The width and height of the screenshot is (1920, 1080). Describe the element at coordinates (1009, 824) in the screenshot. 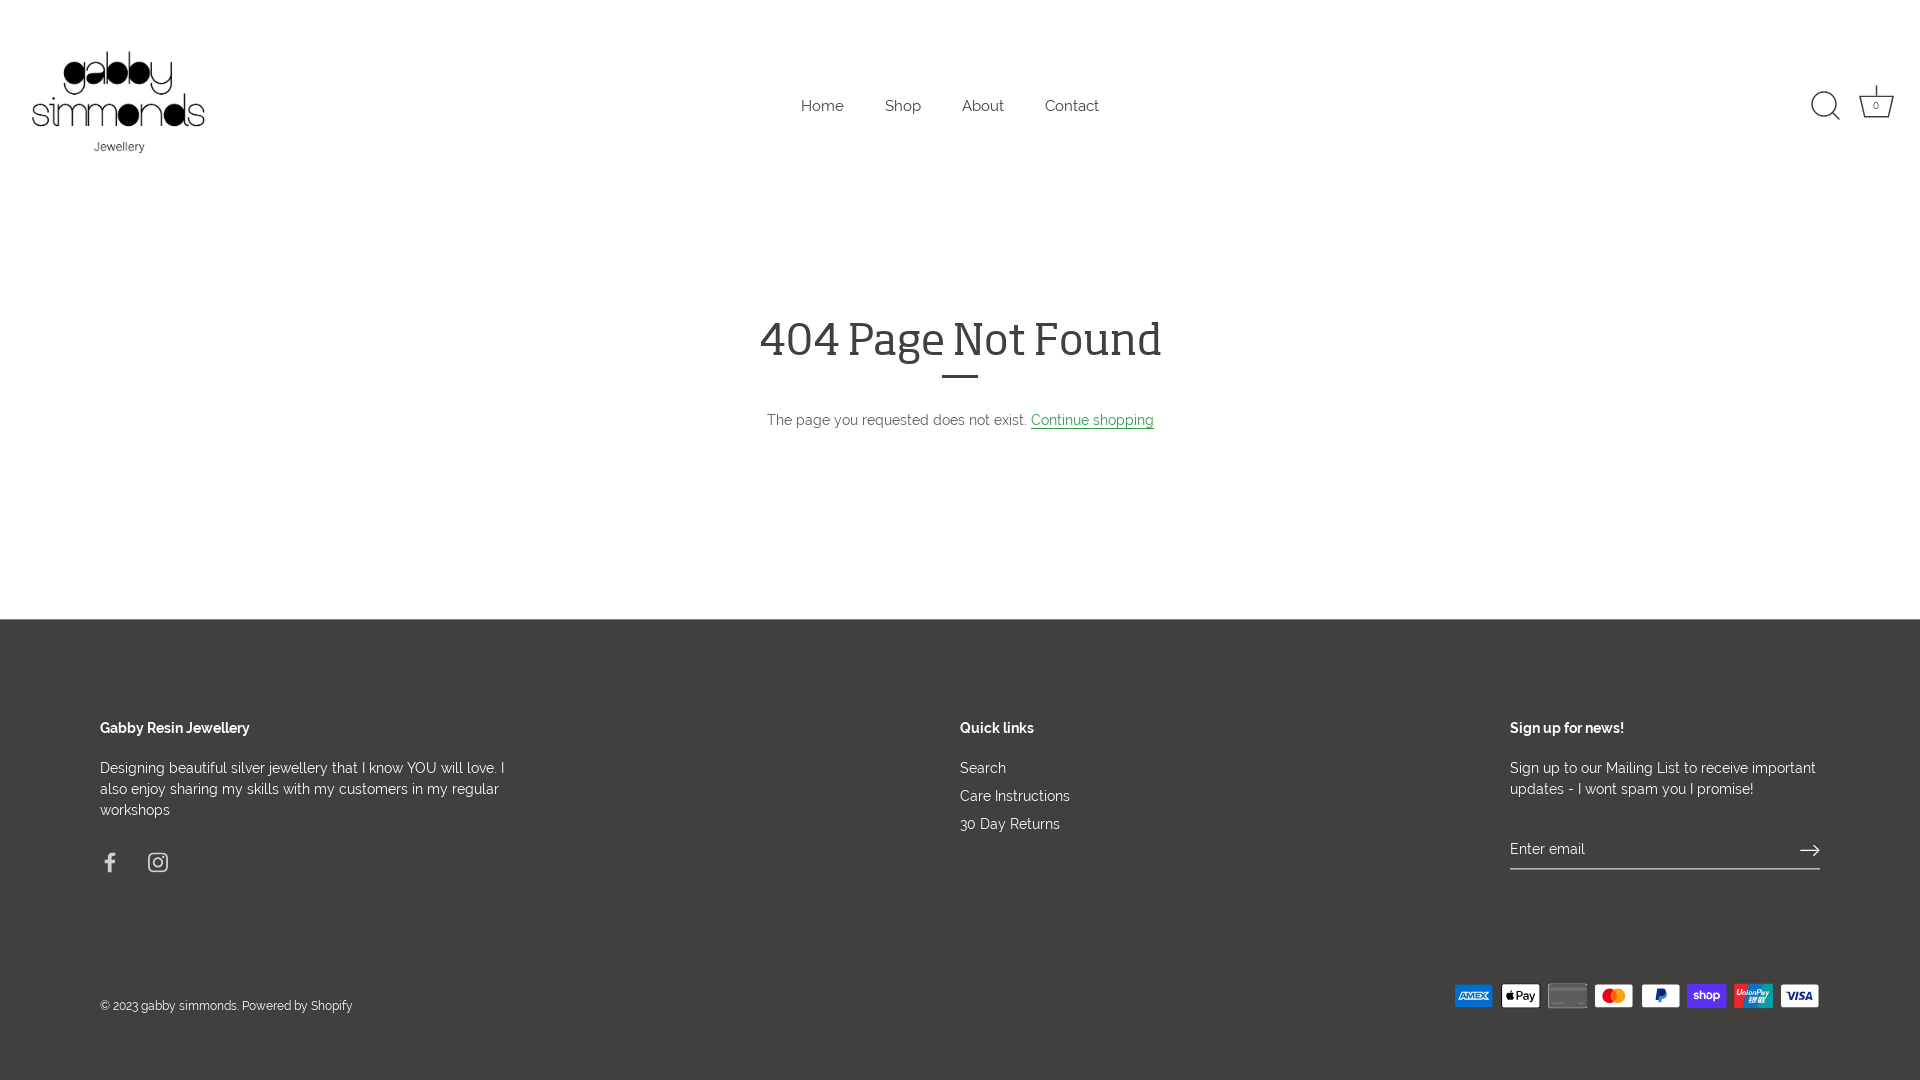

I see `'30 Day Returns'` at that location.